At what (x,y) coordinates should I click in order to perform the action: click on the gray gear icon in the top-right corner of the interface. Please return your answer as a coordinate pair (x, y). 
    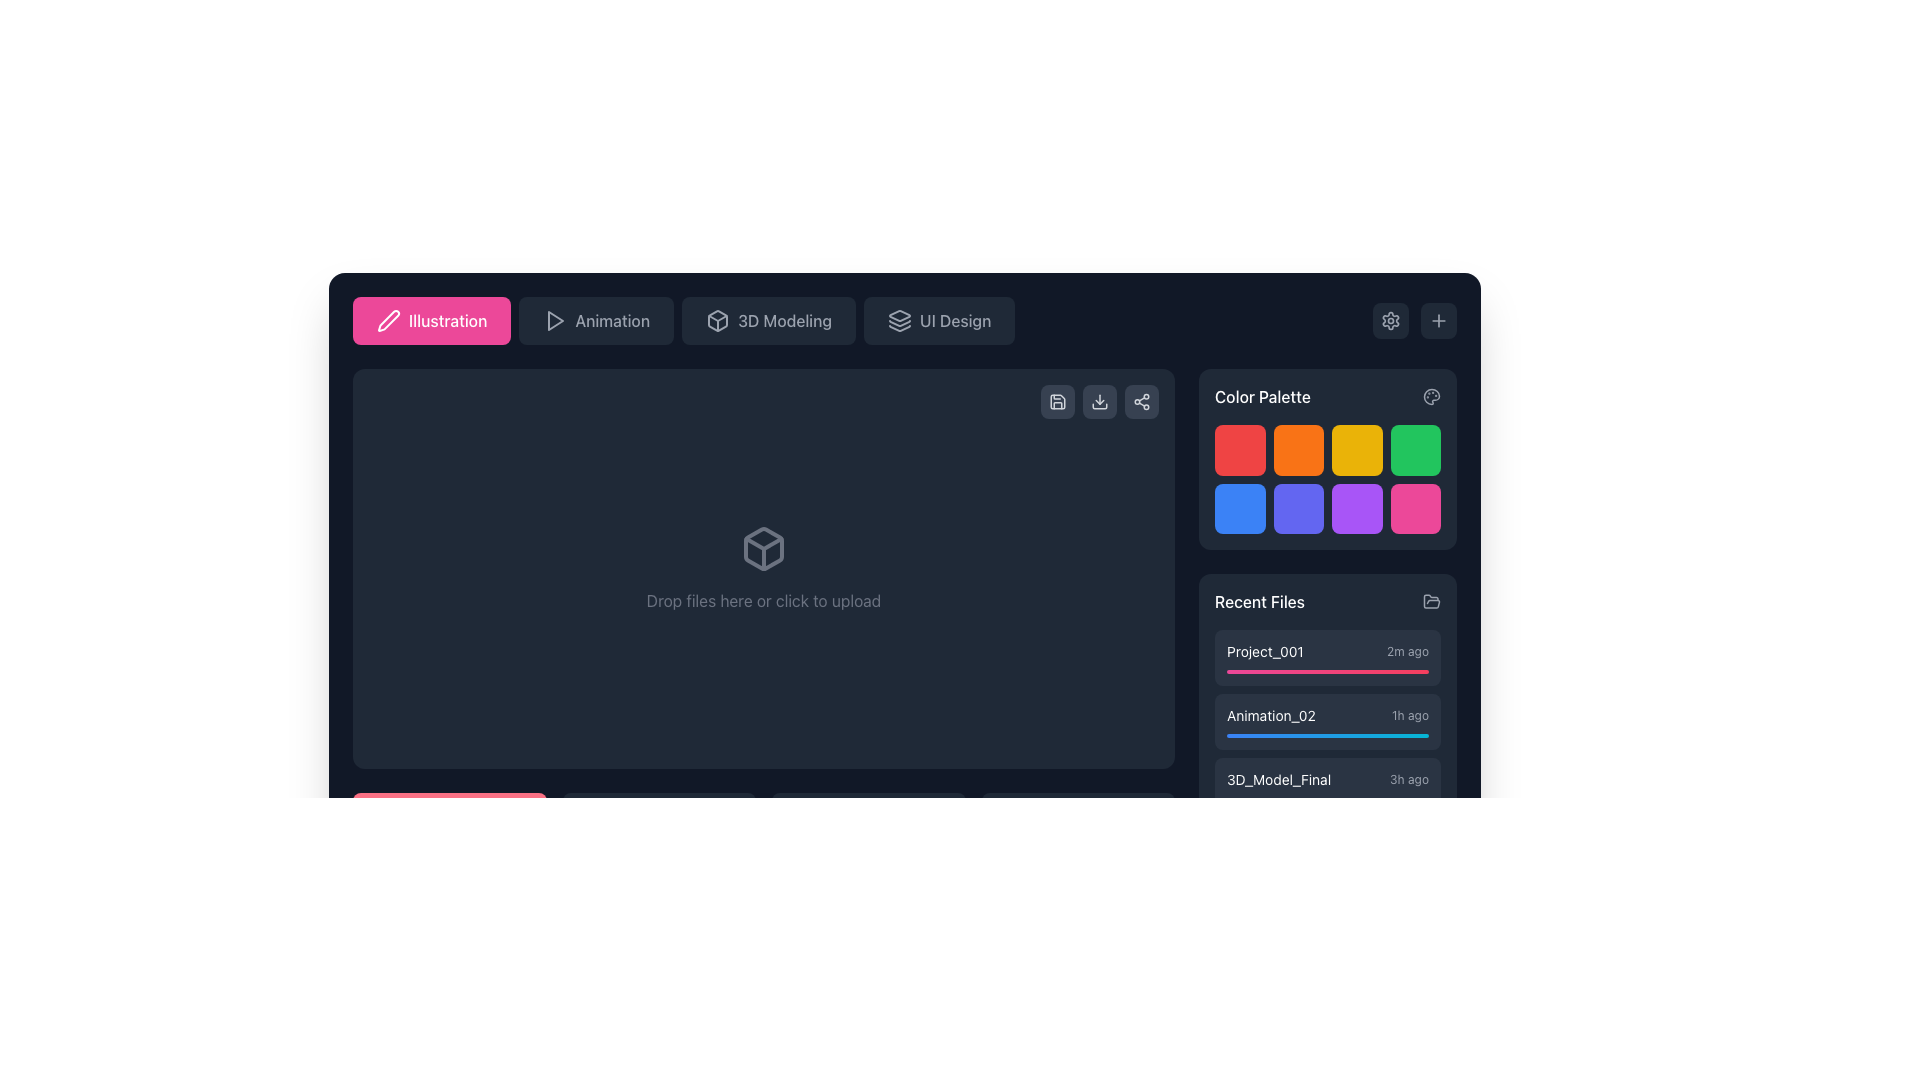
    Looking at the image, I should click on (1390, 319).